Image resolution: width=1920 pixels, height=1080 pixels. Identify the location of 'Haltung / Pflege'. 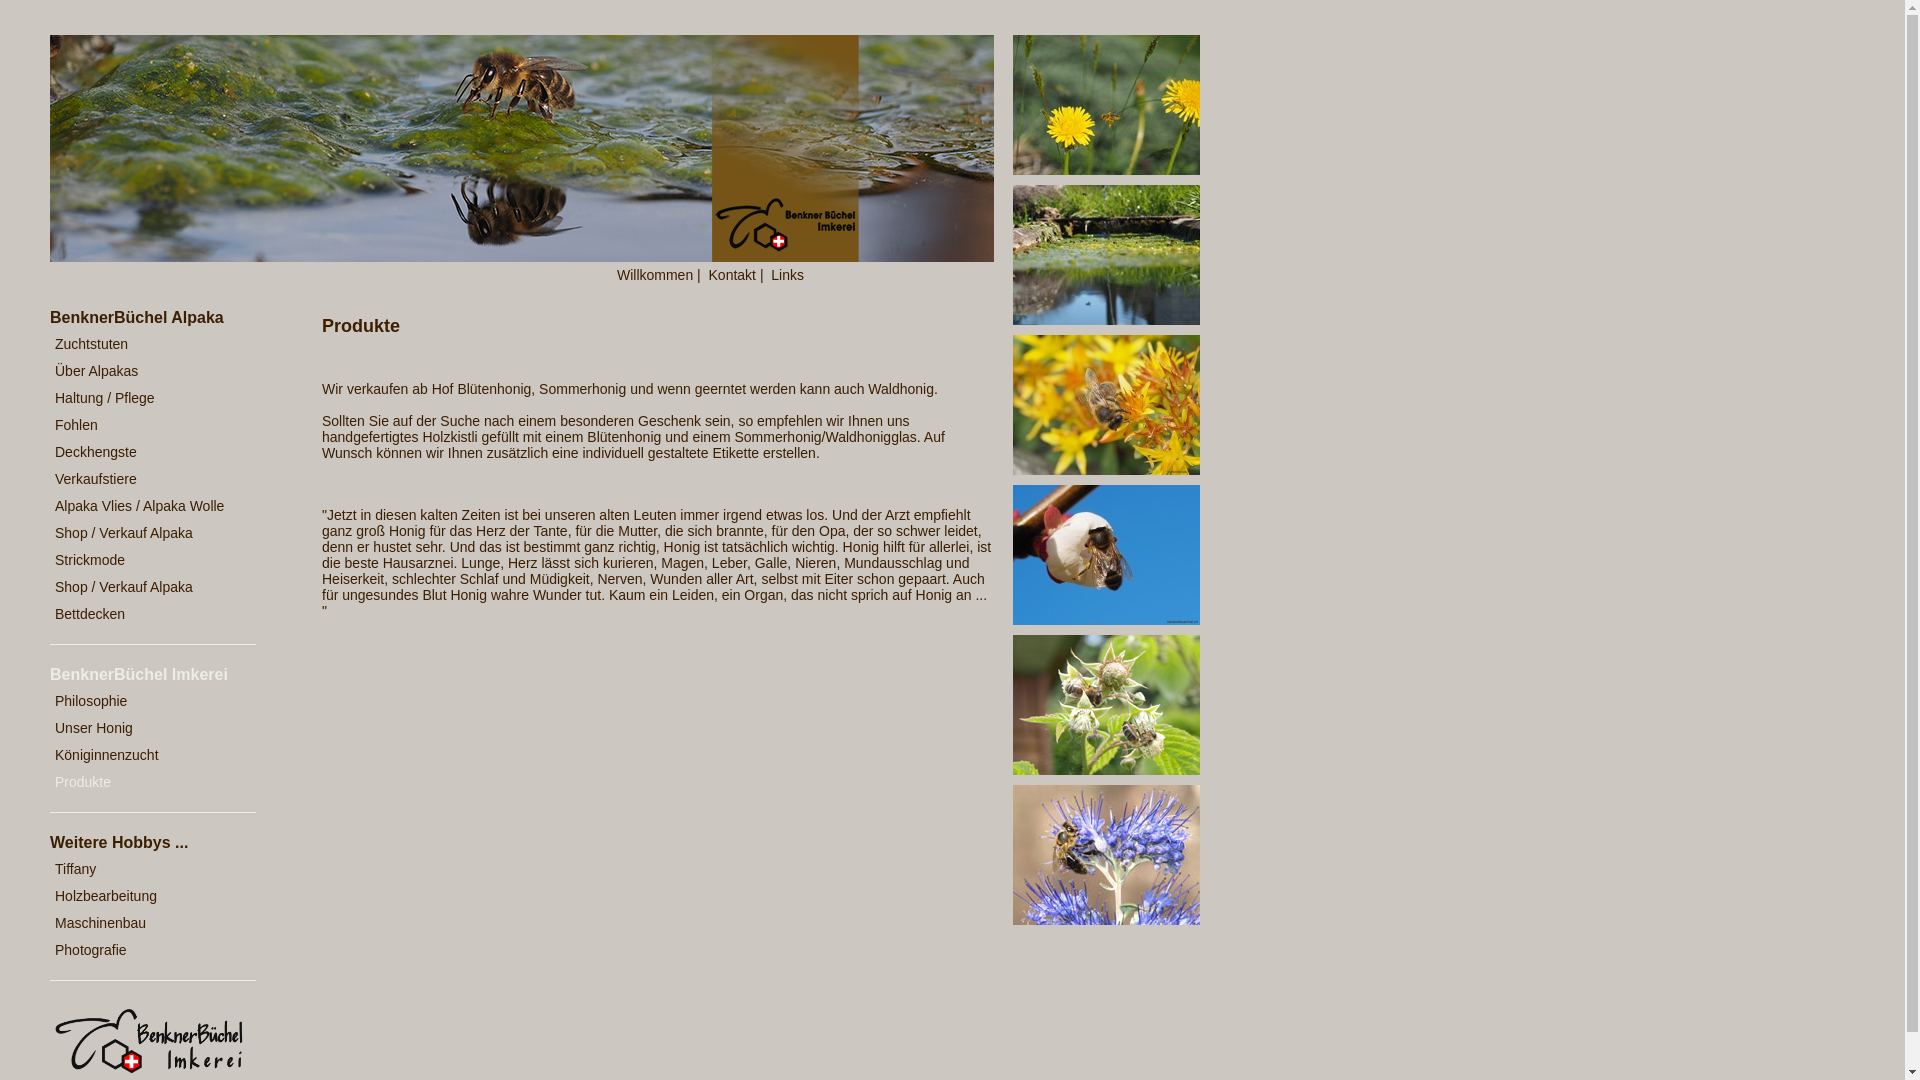
(143, 398).